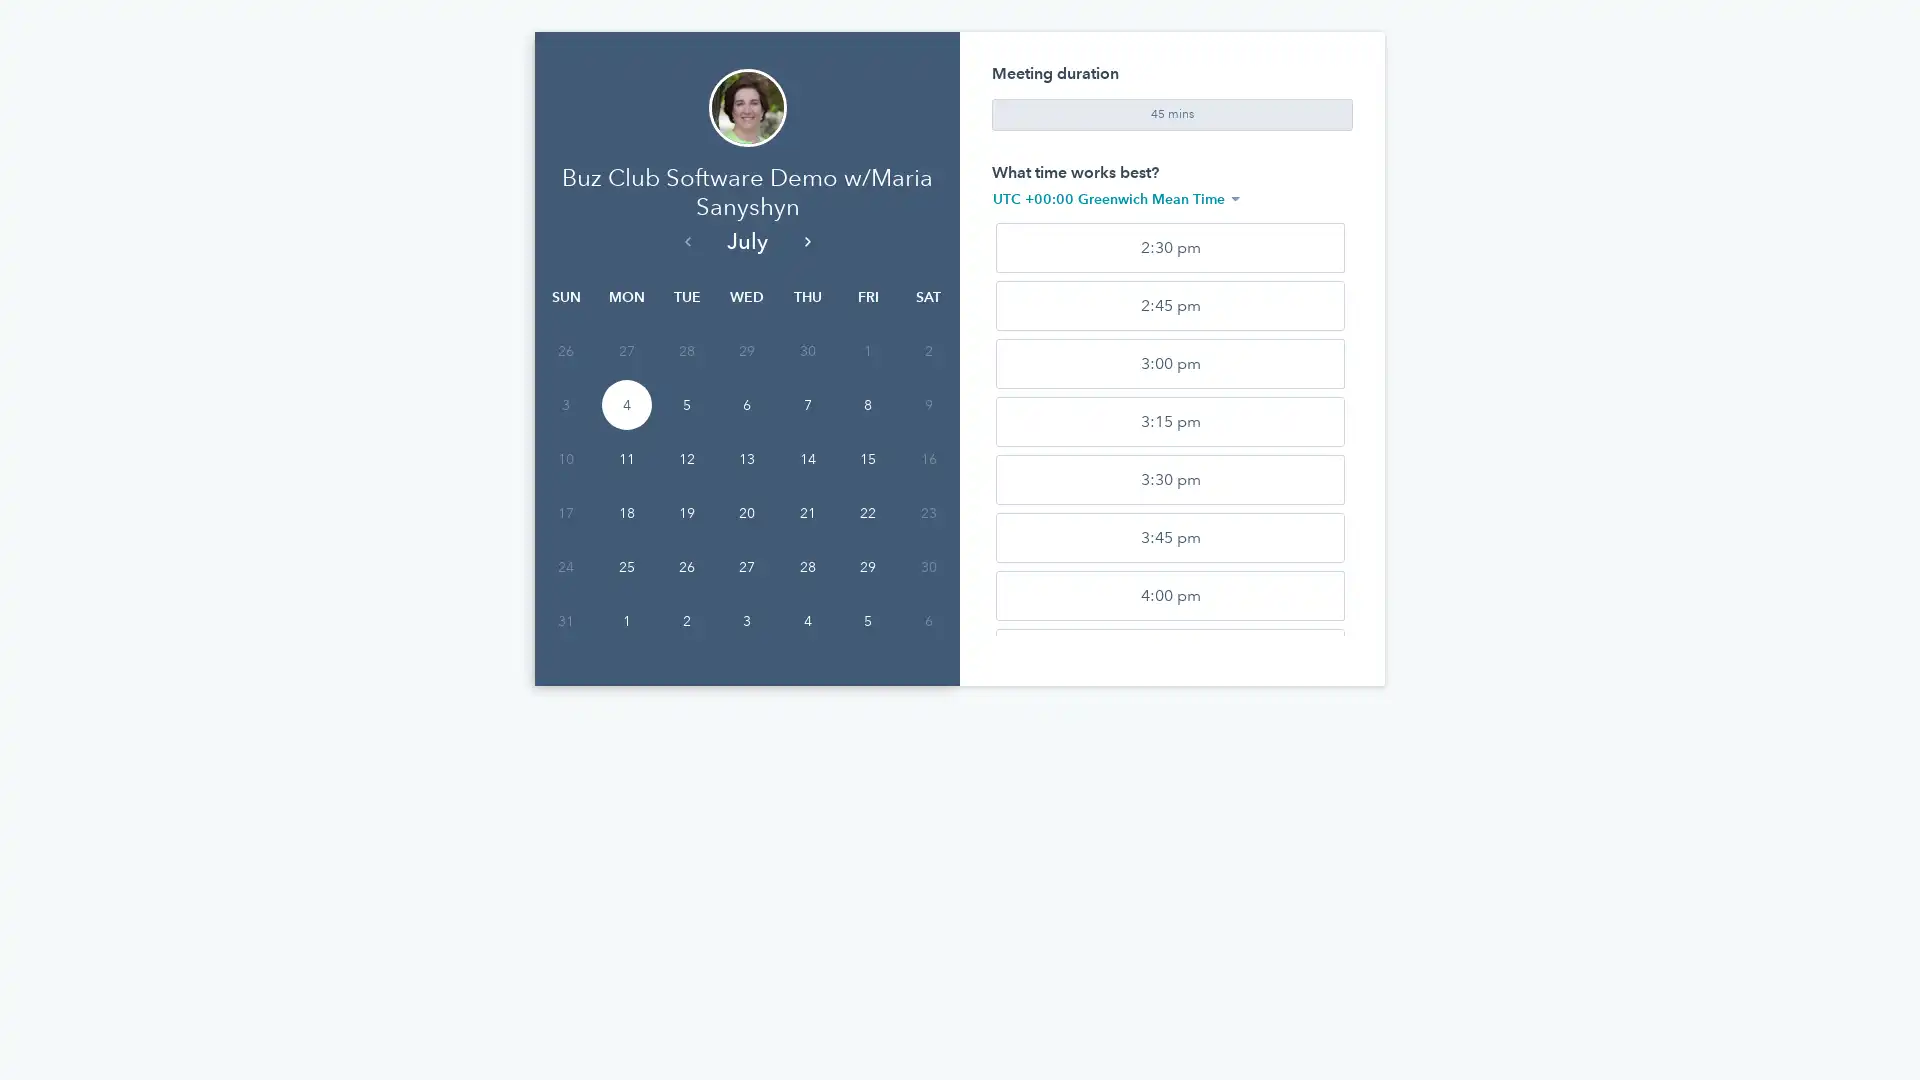 The width and height of the screenshot is (1920, 1080). I want to click on View June, so click(686, 315).